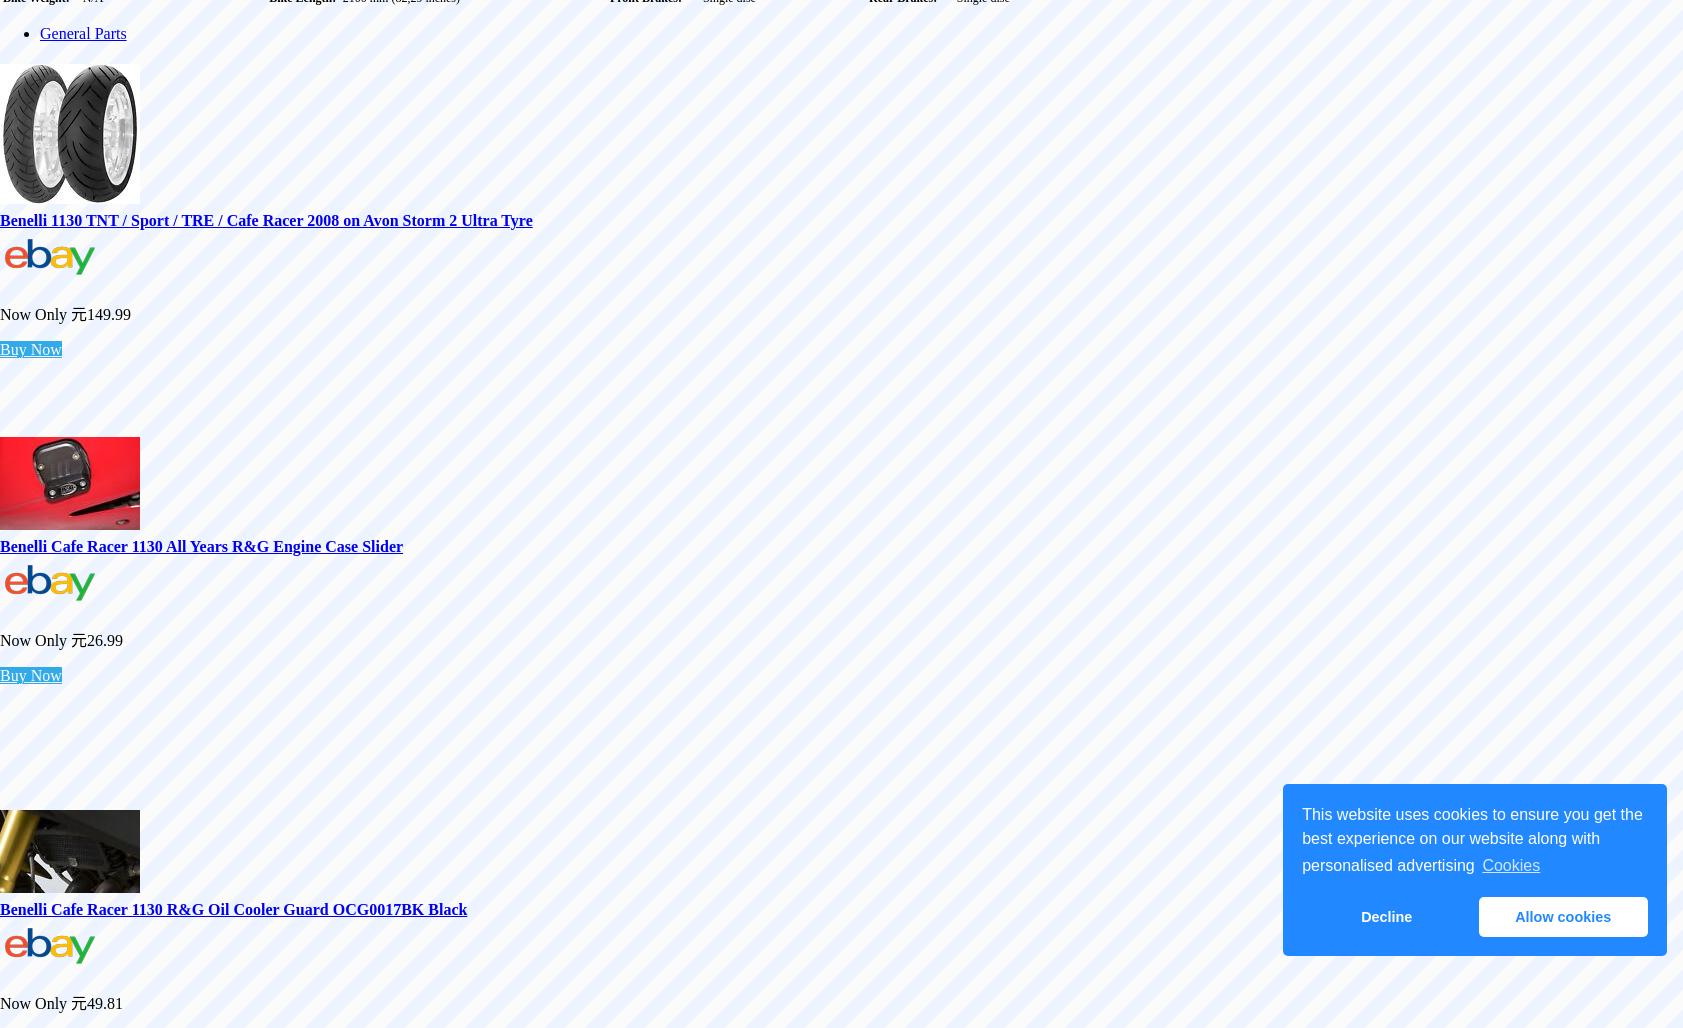 This screenshot has height=1028, width=1683. What do you see at coordinates (1482, 864) in the screenshot?
I see `'Cookies'` at bounding box center [1482, 864].